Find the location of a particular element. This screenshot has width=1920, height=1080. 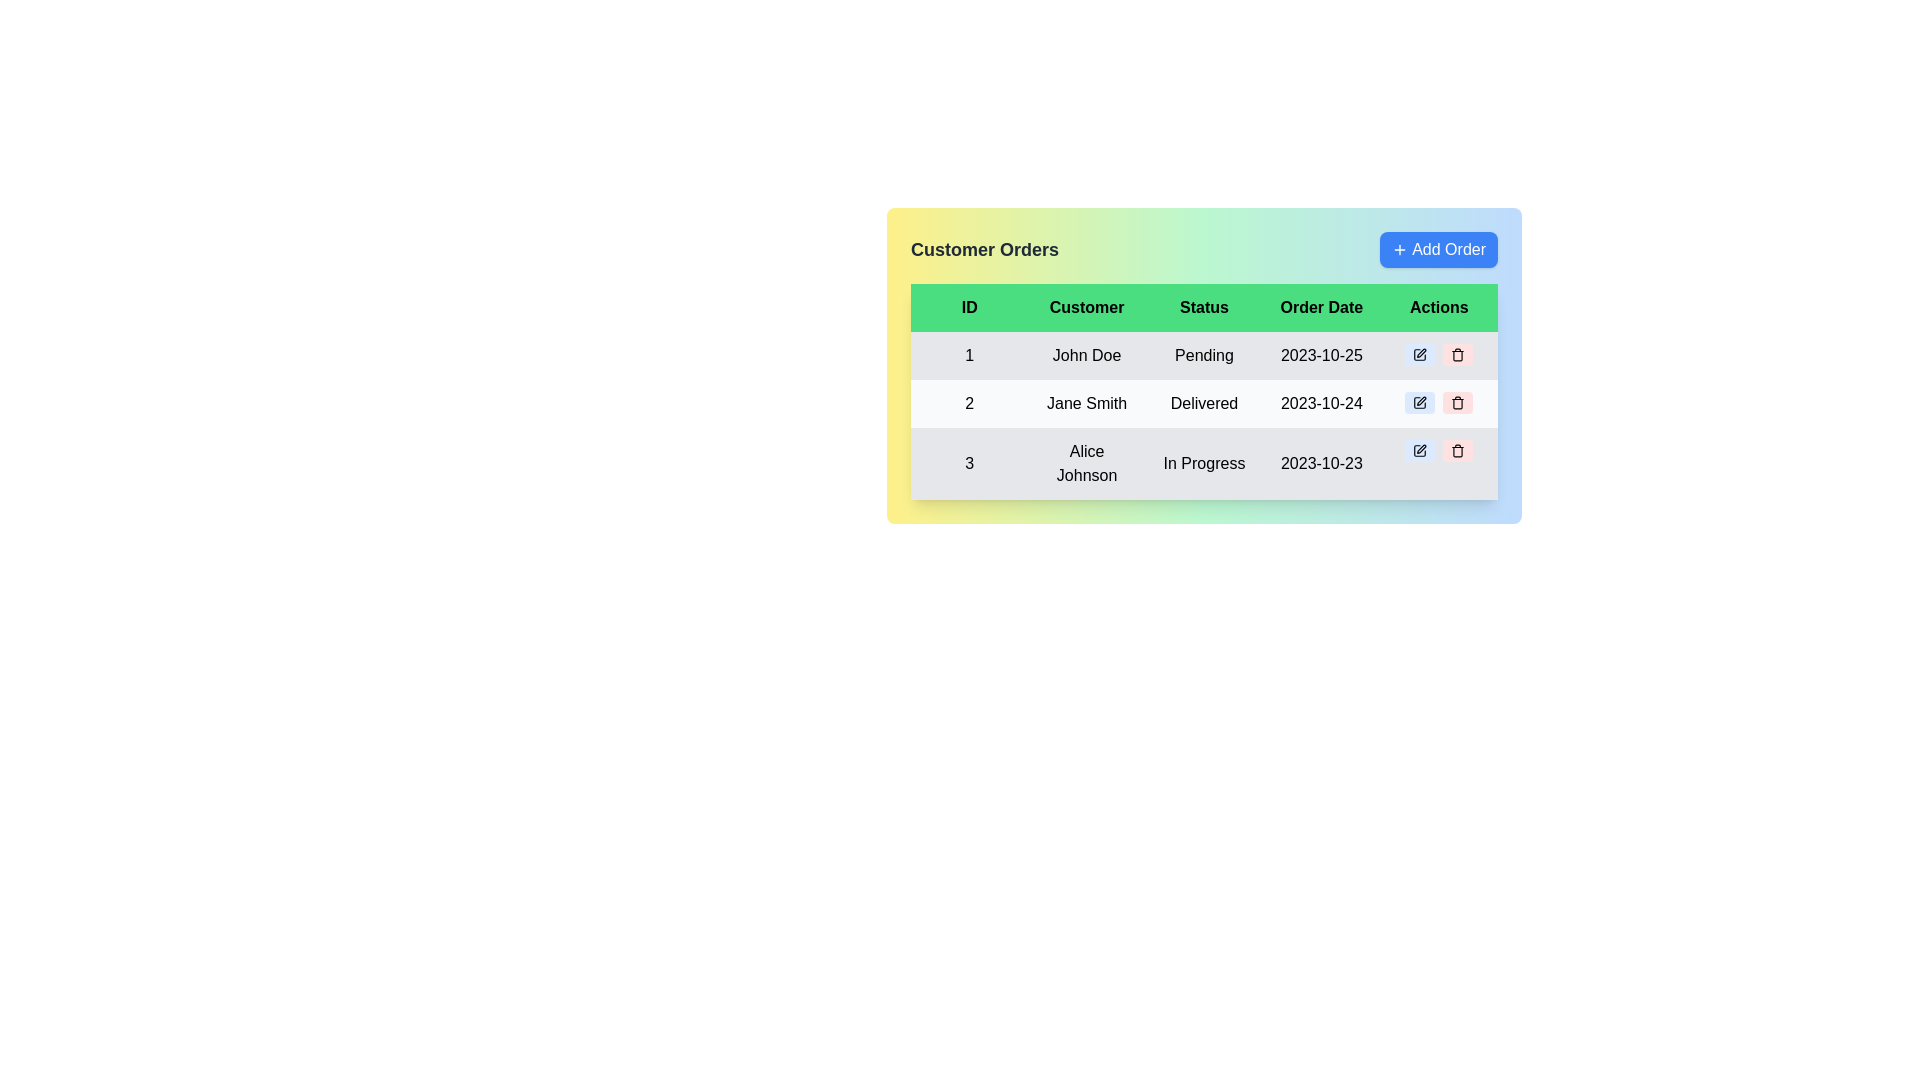

the blue button in the Button group is located at coordinates (1438, 353).